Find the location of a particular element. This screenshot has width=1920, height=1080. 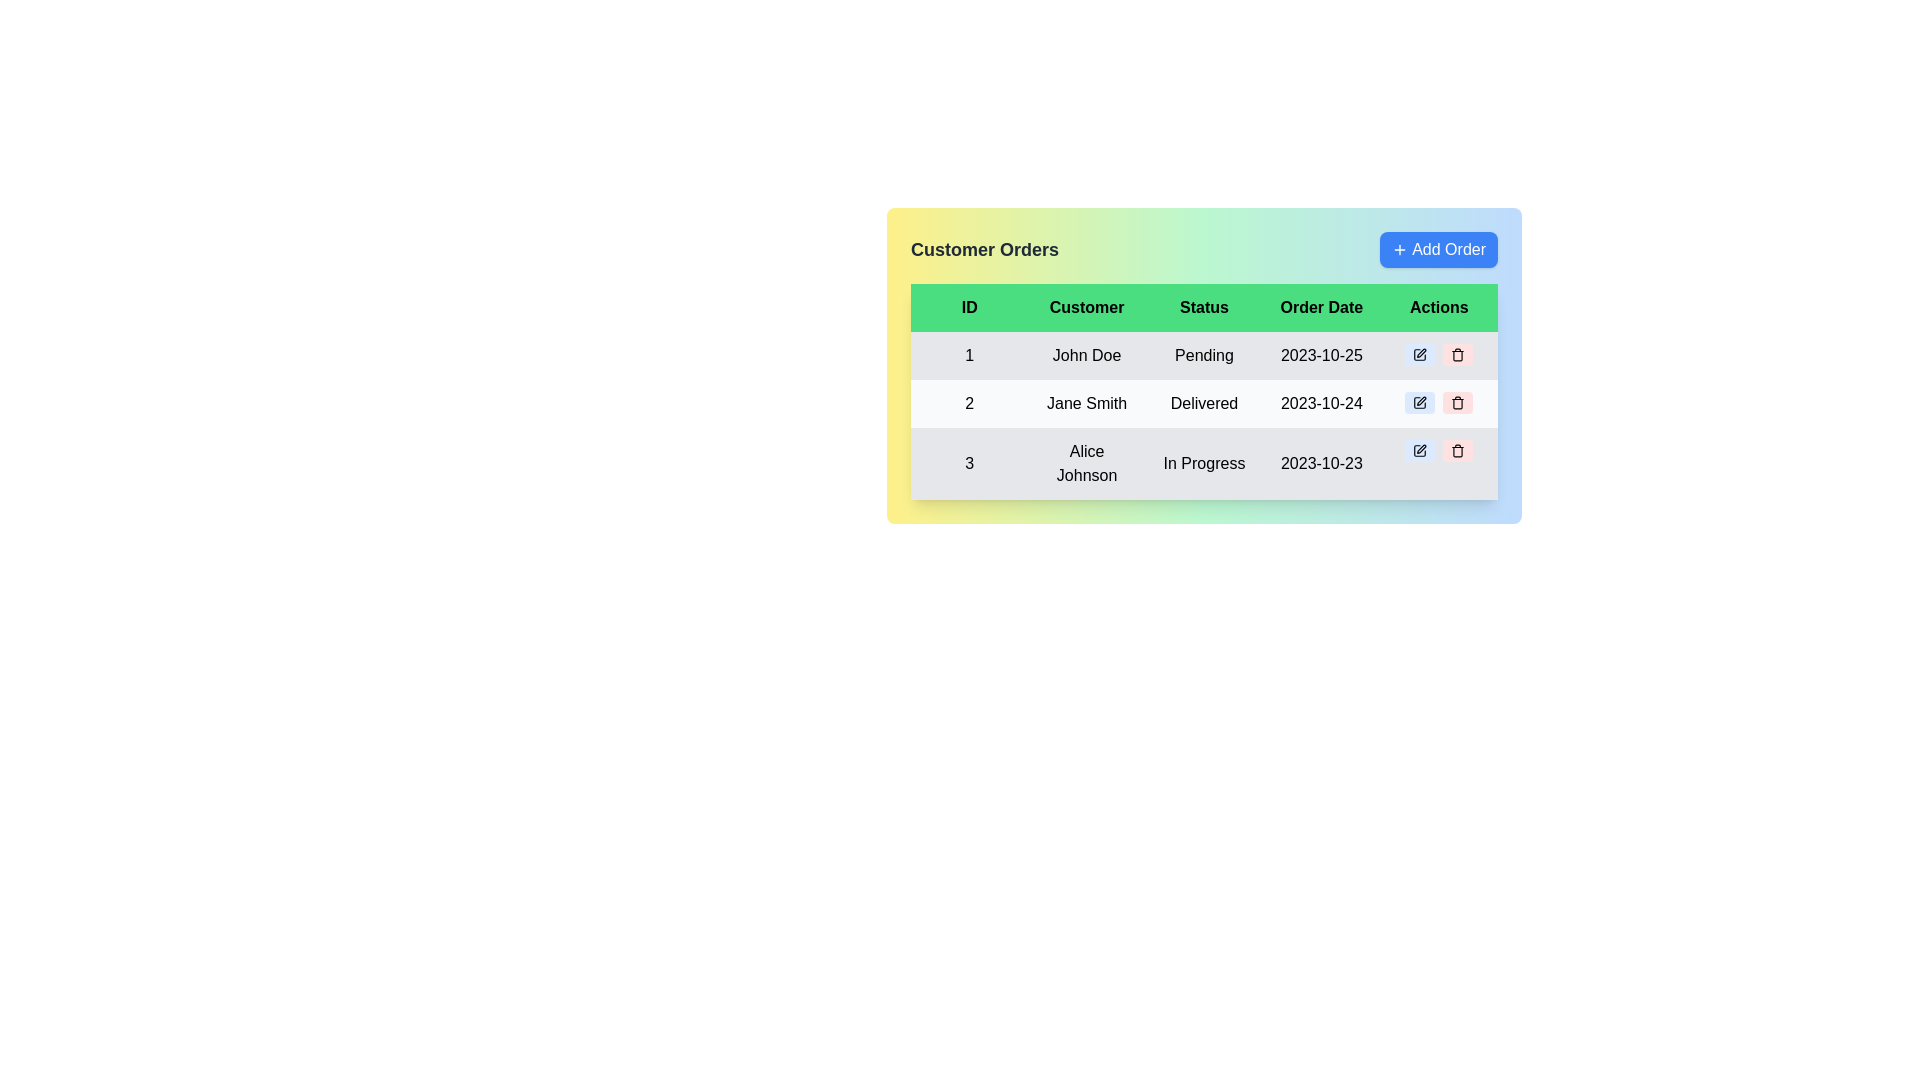

the blue button in the Button group is located at coordinates (1438, 353).